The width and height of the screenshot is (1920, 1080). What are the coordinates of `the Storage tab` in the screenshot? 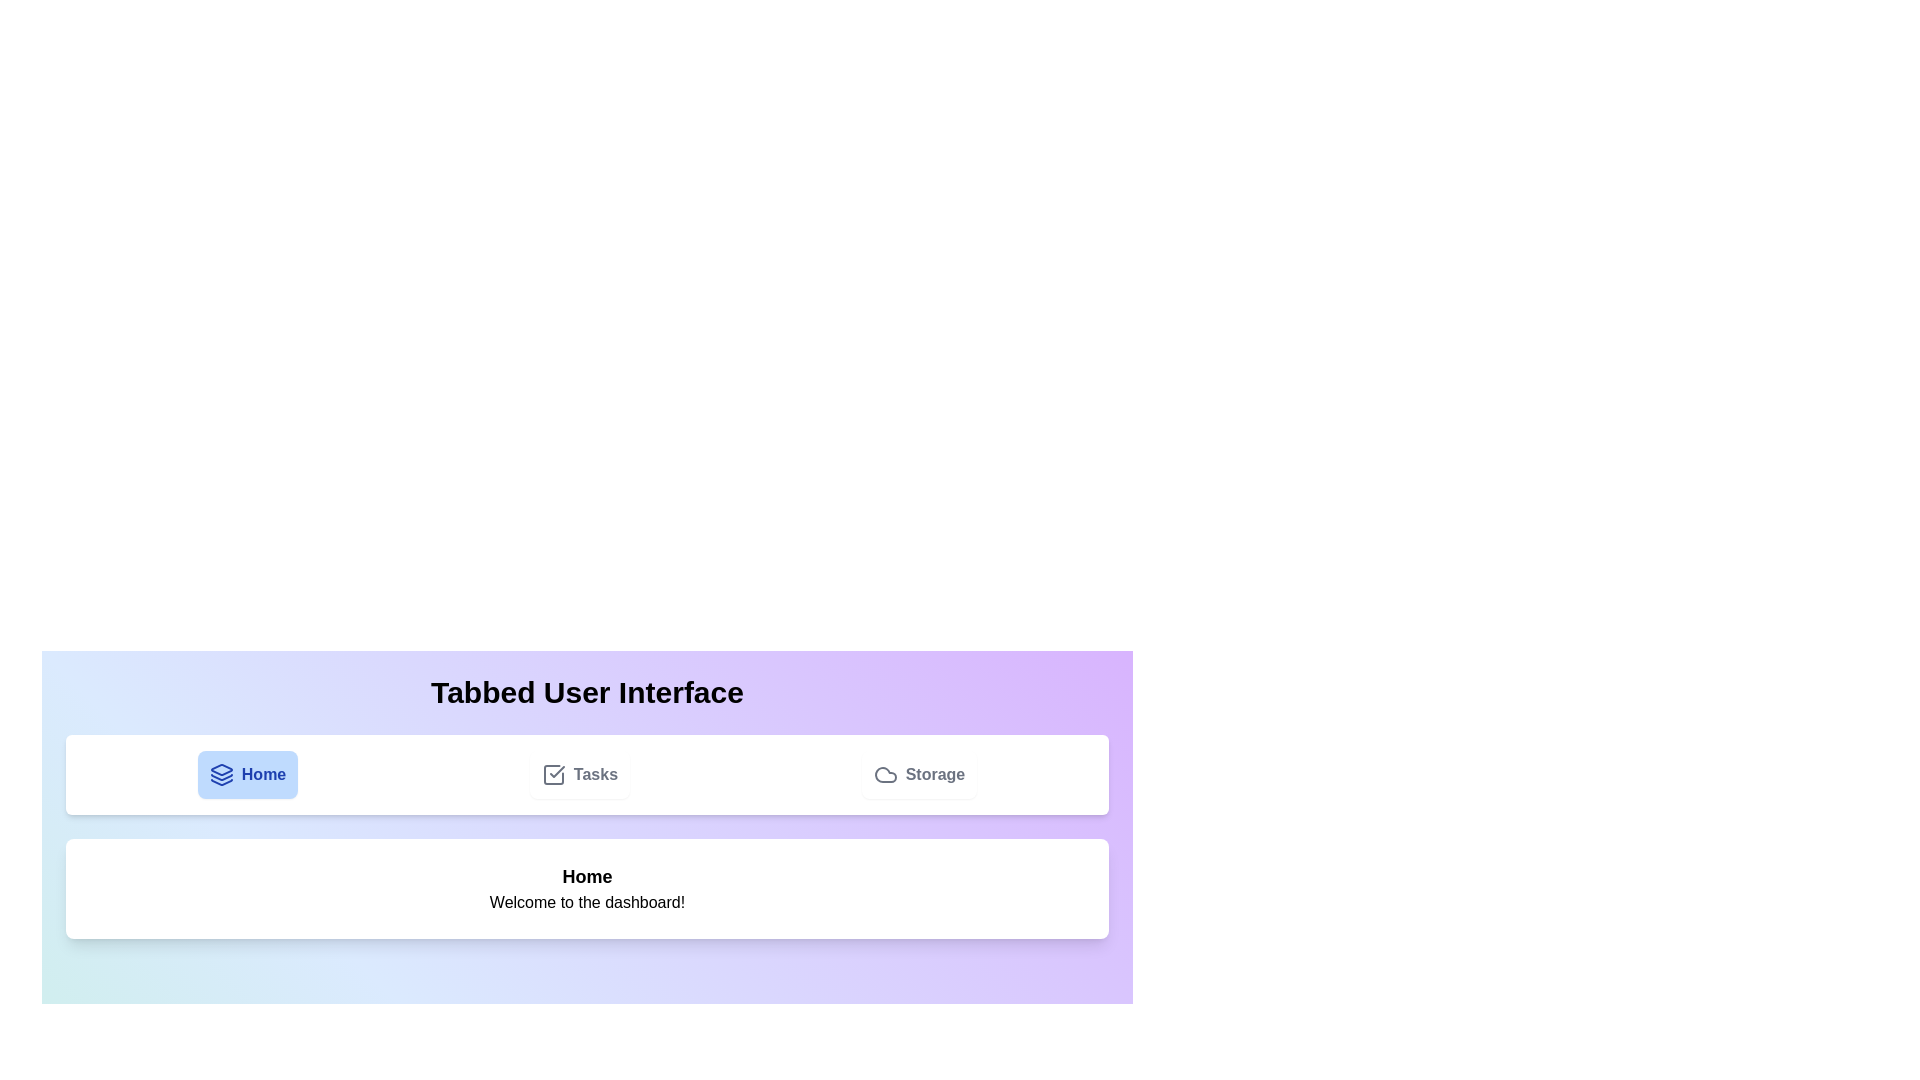 It's located at (917, 774).